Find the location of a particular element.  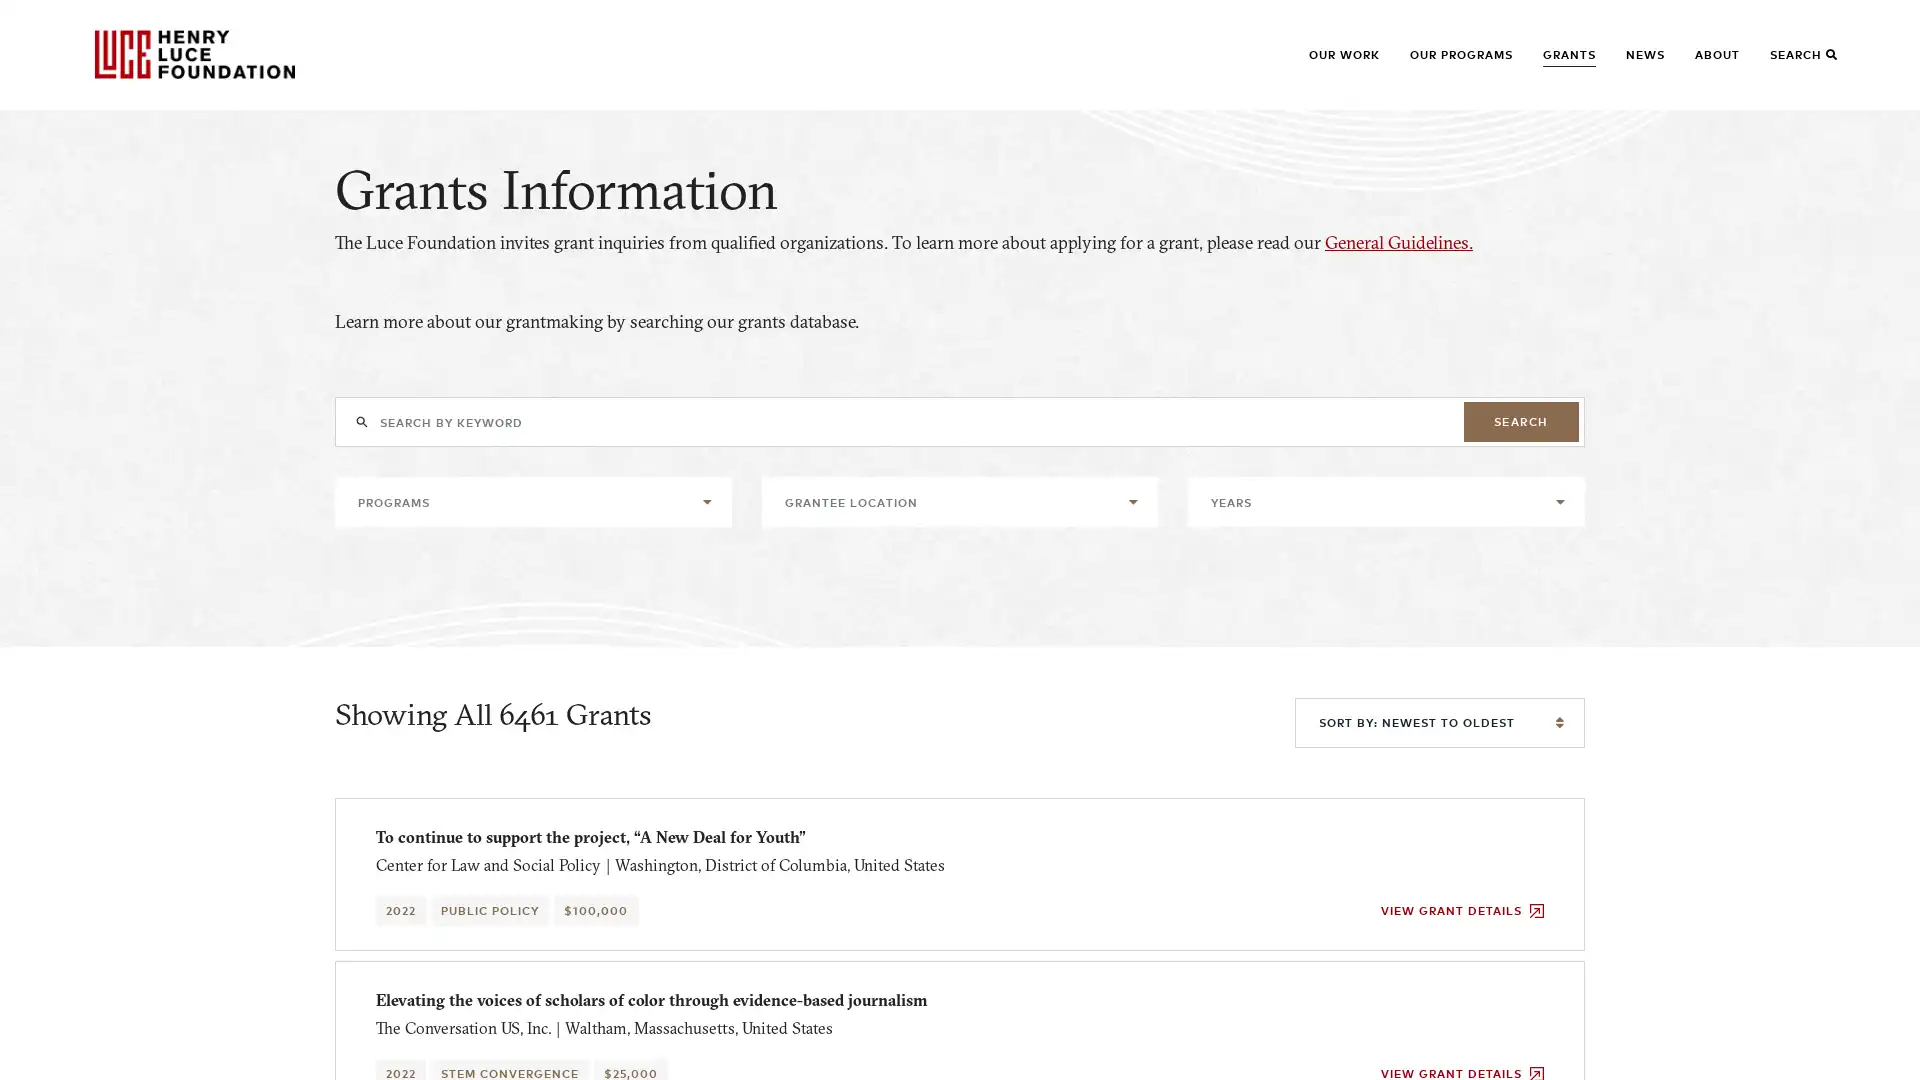

SHOW SUBMENU FOR OUR WORK is located at coordinates (1340, 63).